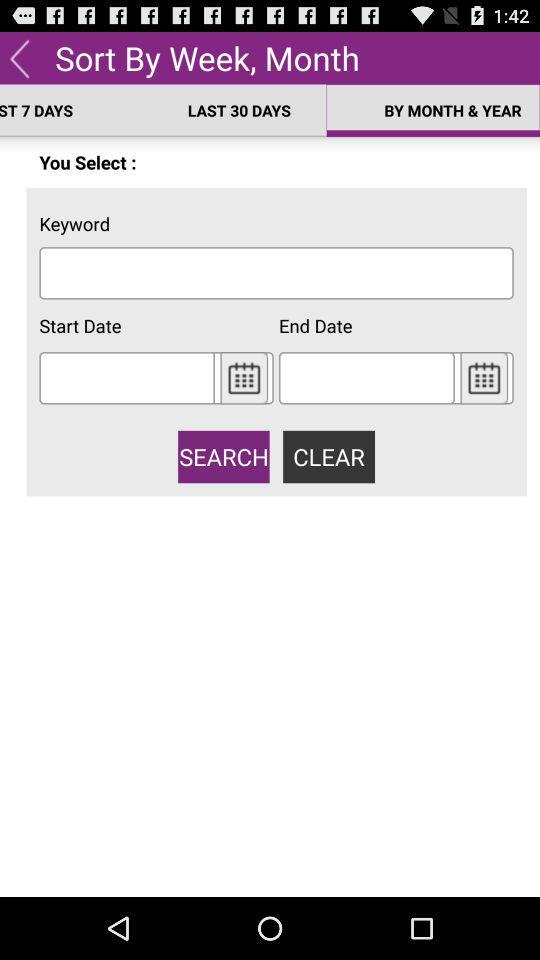 Image resolution: width=540 pixels, height=960 pixels. I want to click on keyword text, so click(275, 272).